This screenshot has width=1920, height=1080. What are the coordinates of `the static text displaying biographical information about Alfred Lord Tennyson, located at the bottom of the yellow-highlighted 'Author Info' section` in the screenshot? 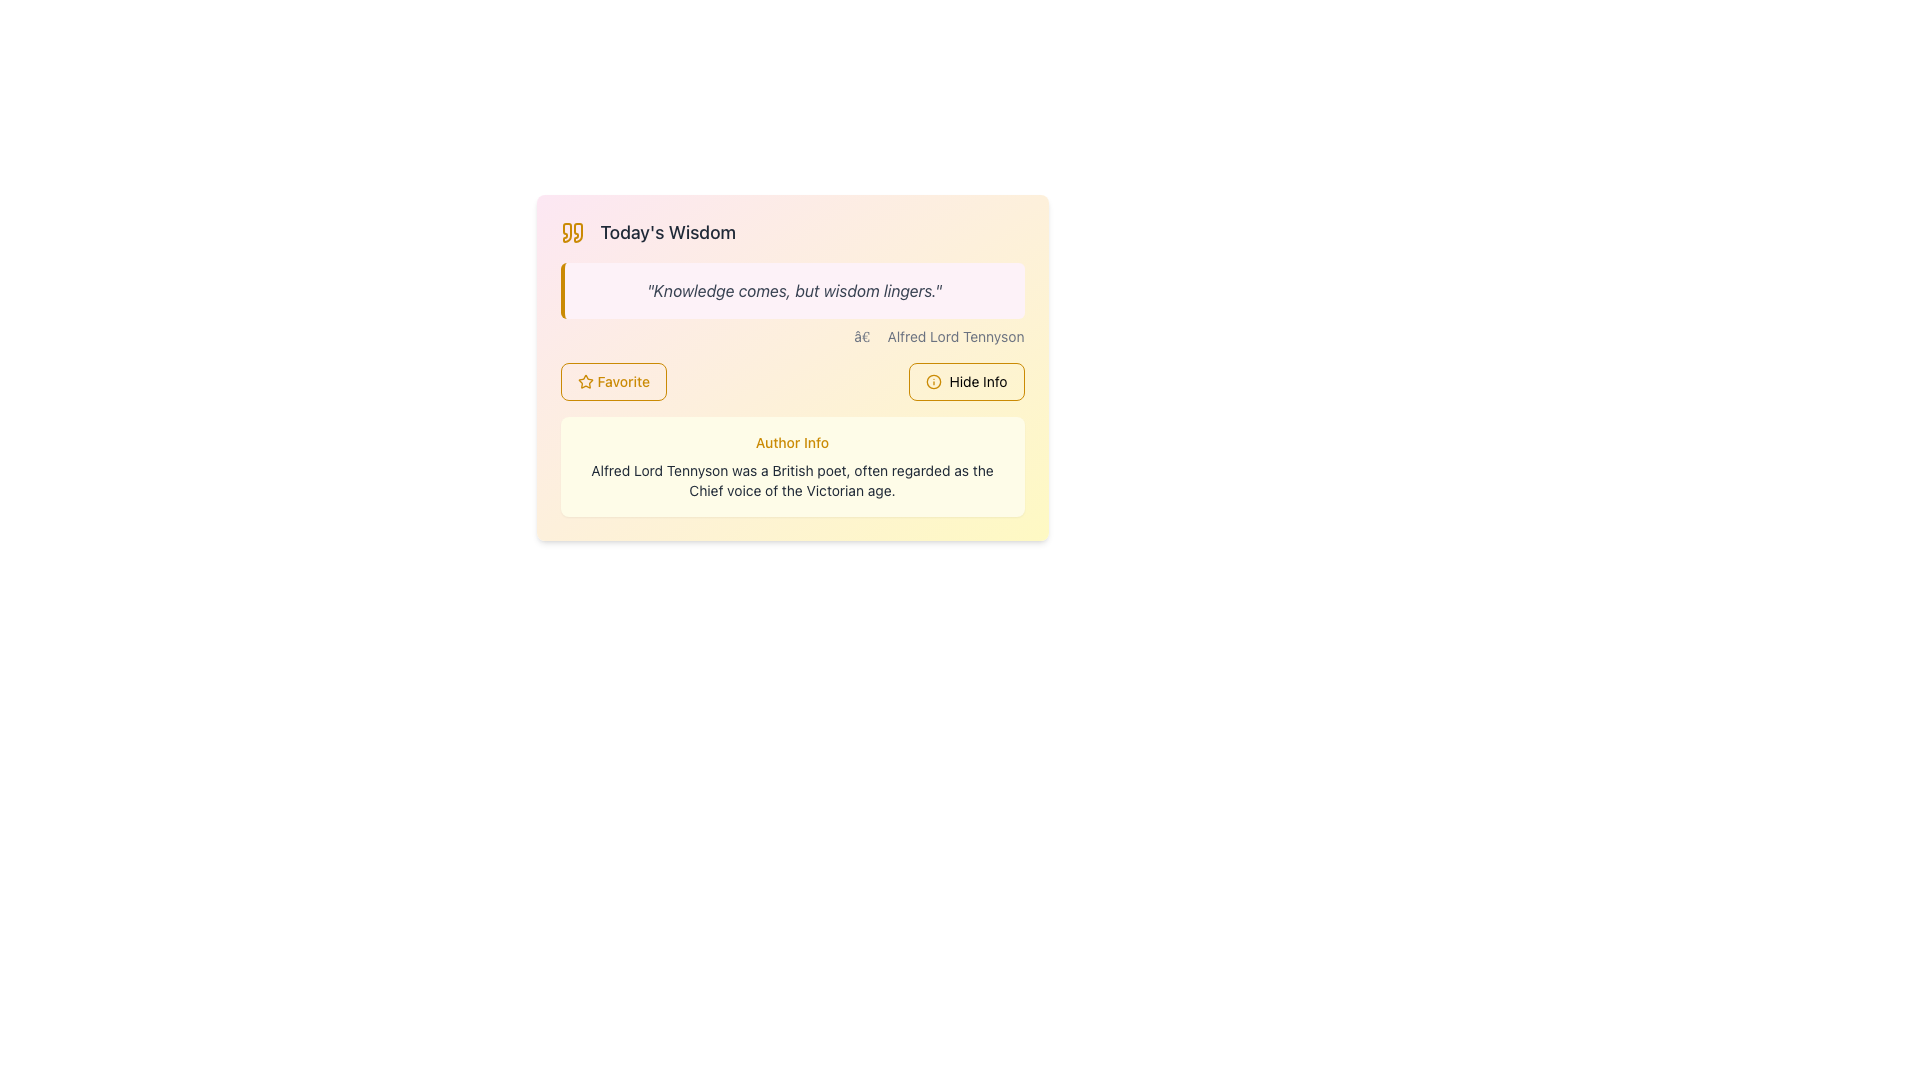 It's located at (791, 481).